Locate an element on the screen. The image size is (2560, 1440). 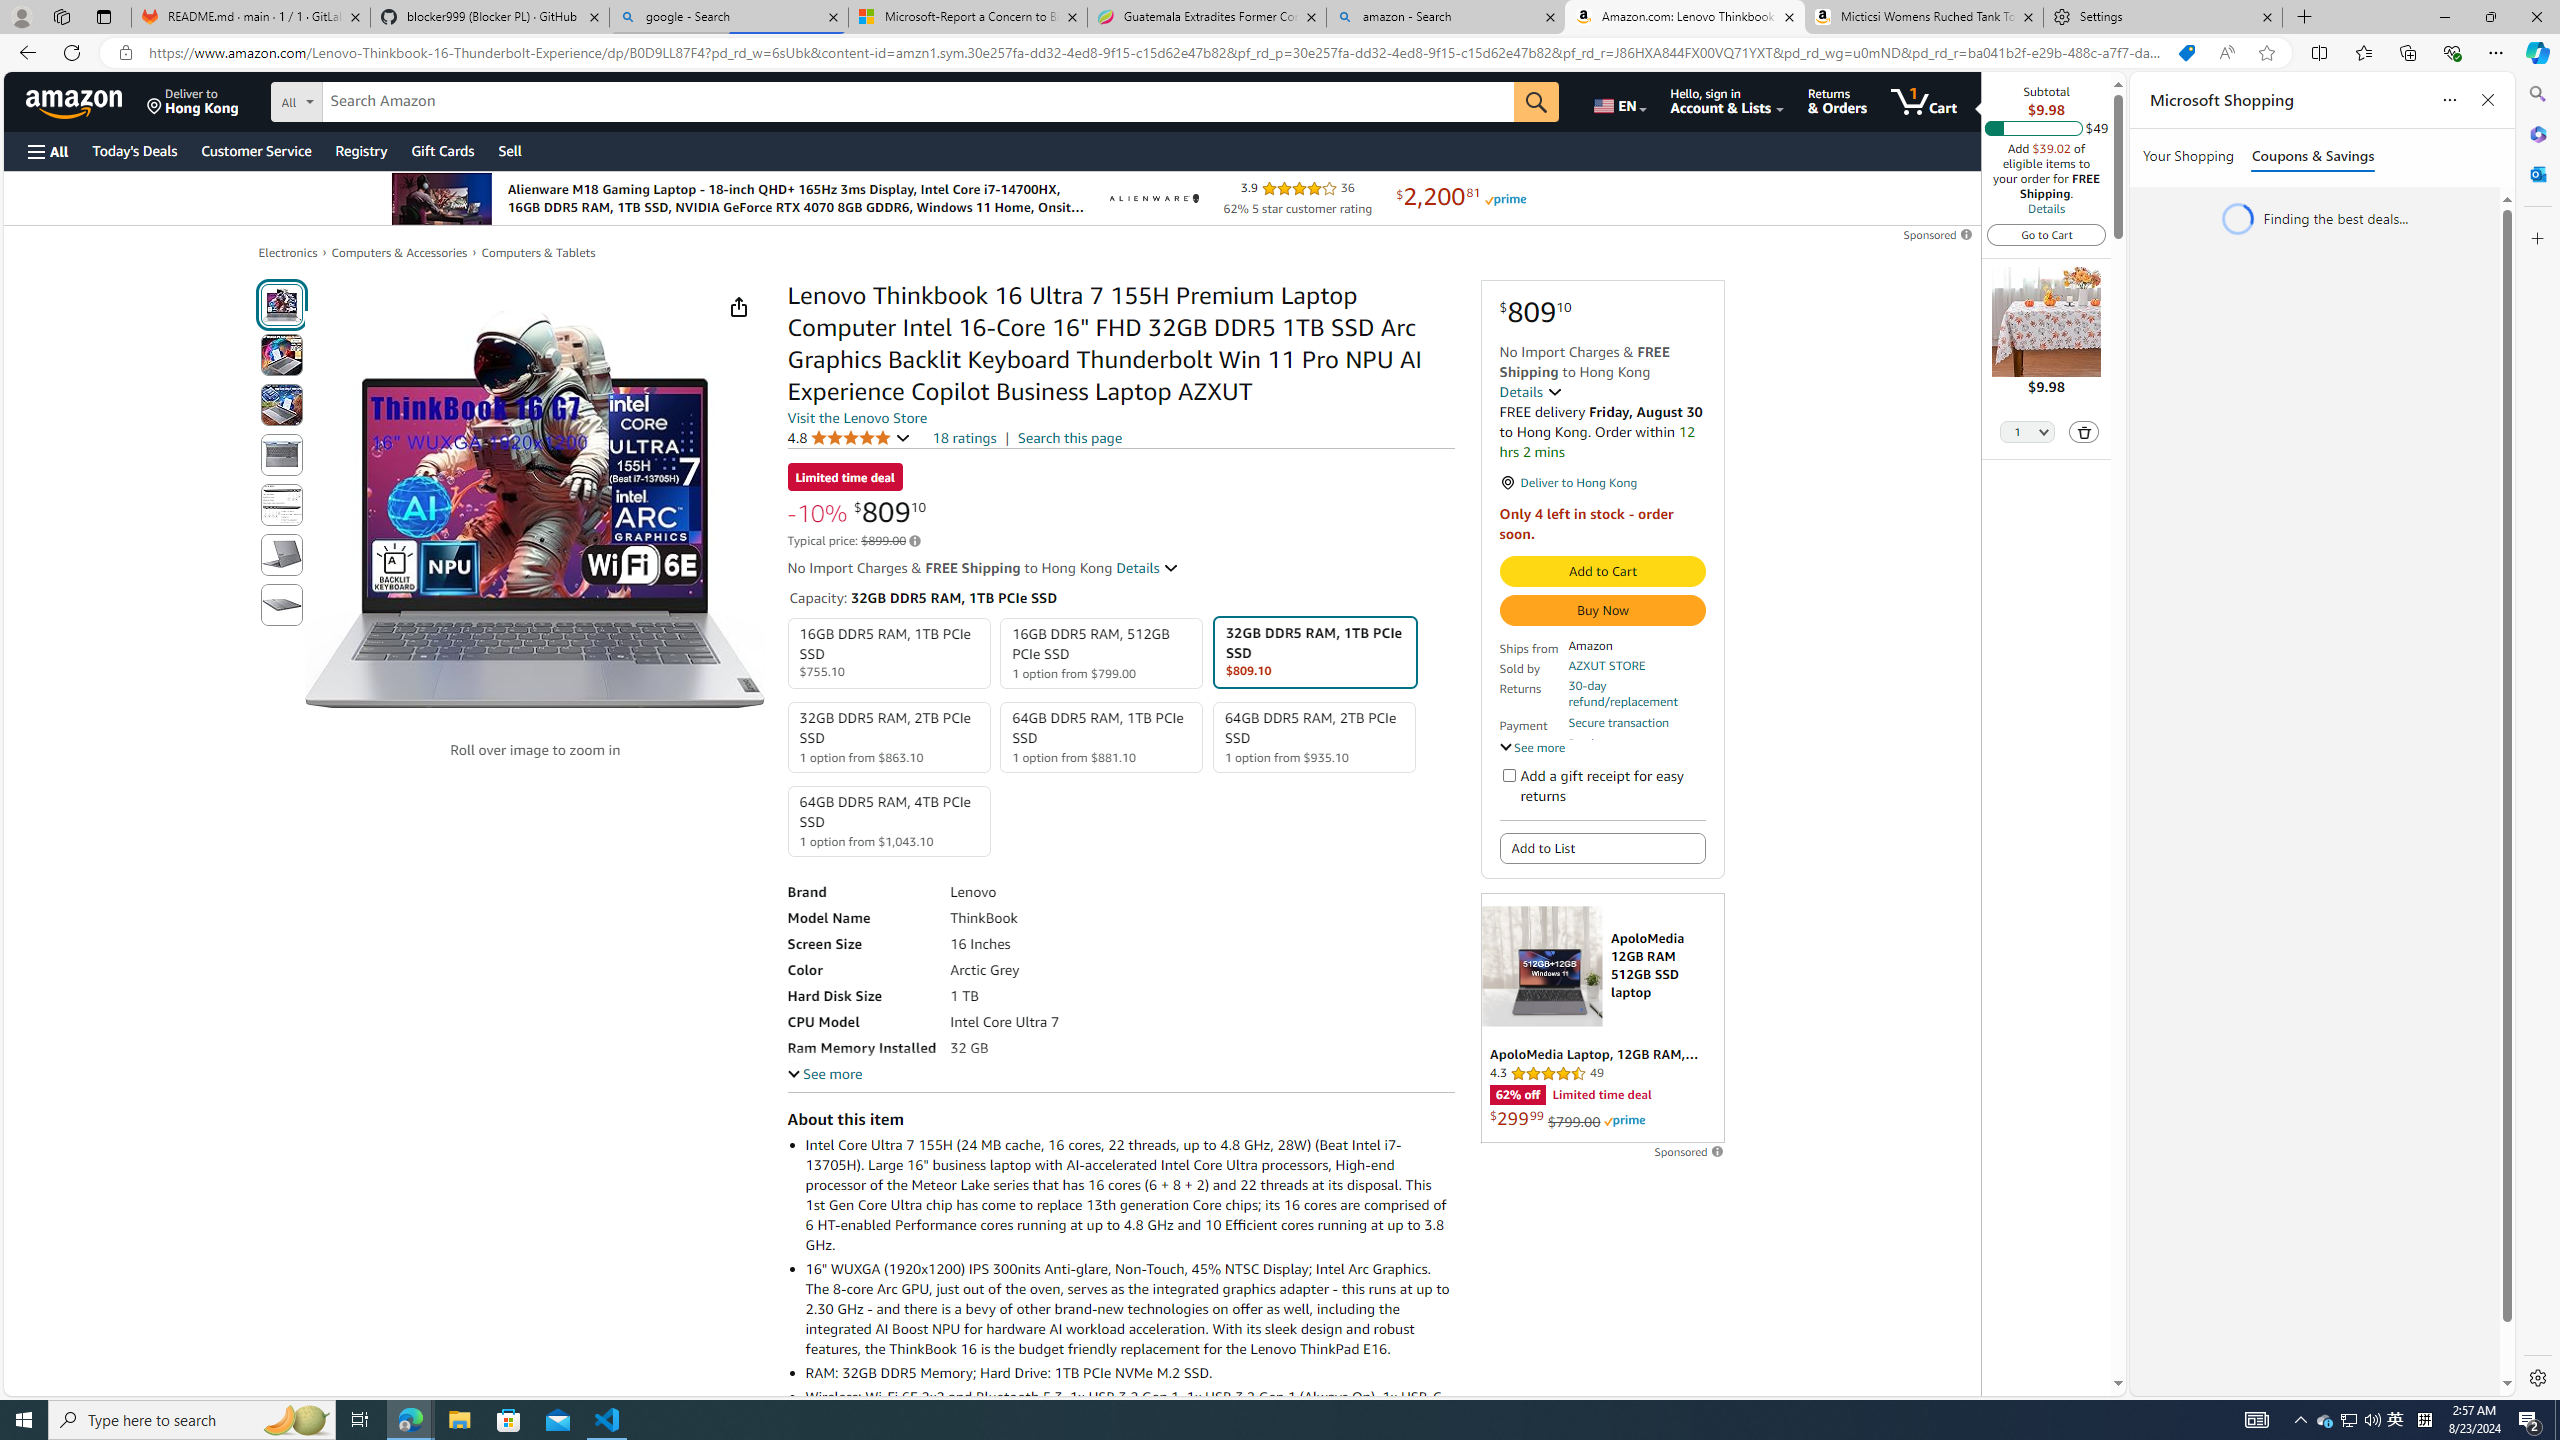
'Computers & Accessories' is located at coordinates (399, 252).